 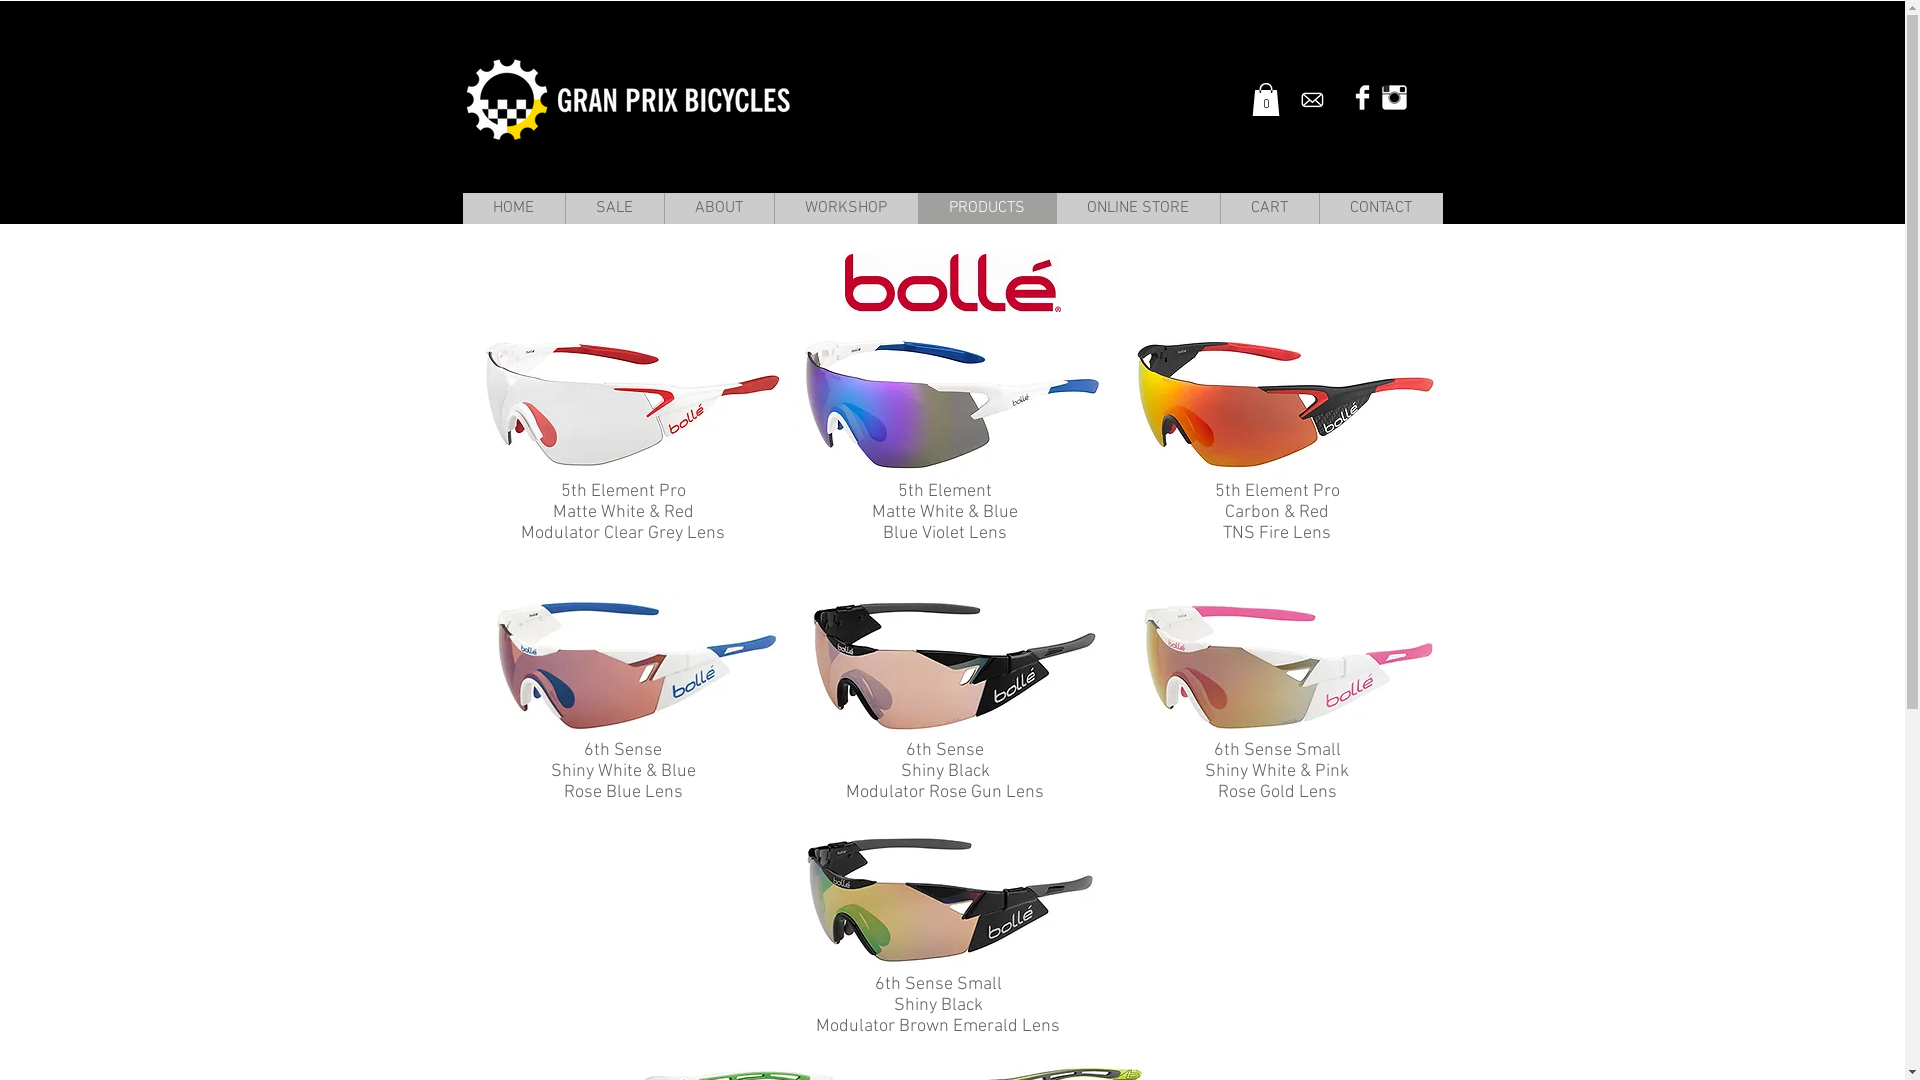 What do you see at coordinates (1137, 208) in the screenshot?
I see `'ONLINE STORE'` at bounding box center [1137, 208].